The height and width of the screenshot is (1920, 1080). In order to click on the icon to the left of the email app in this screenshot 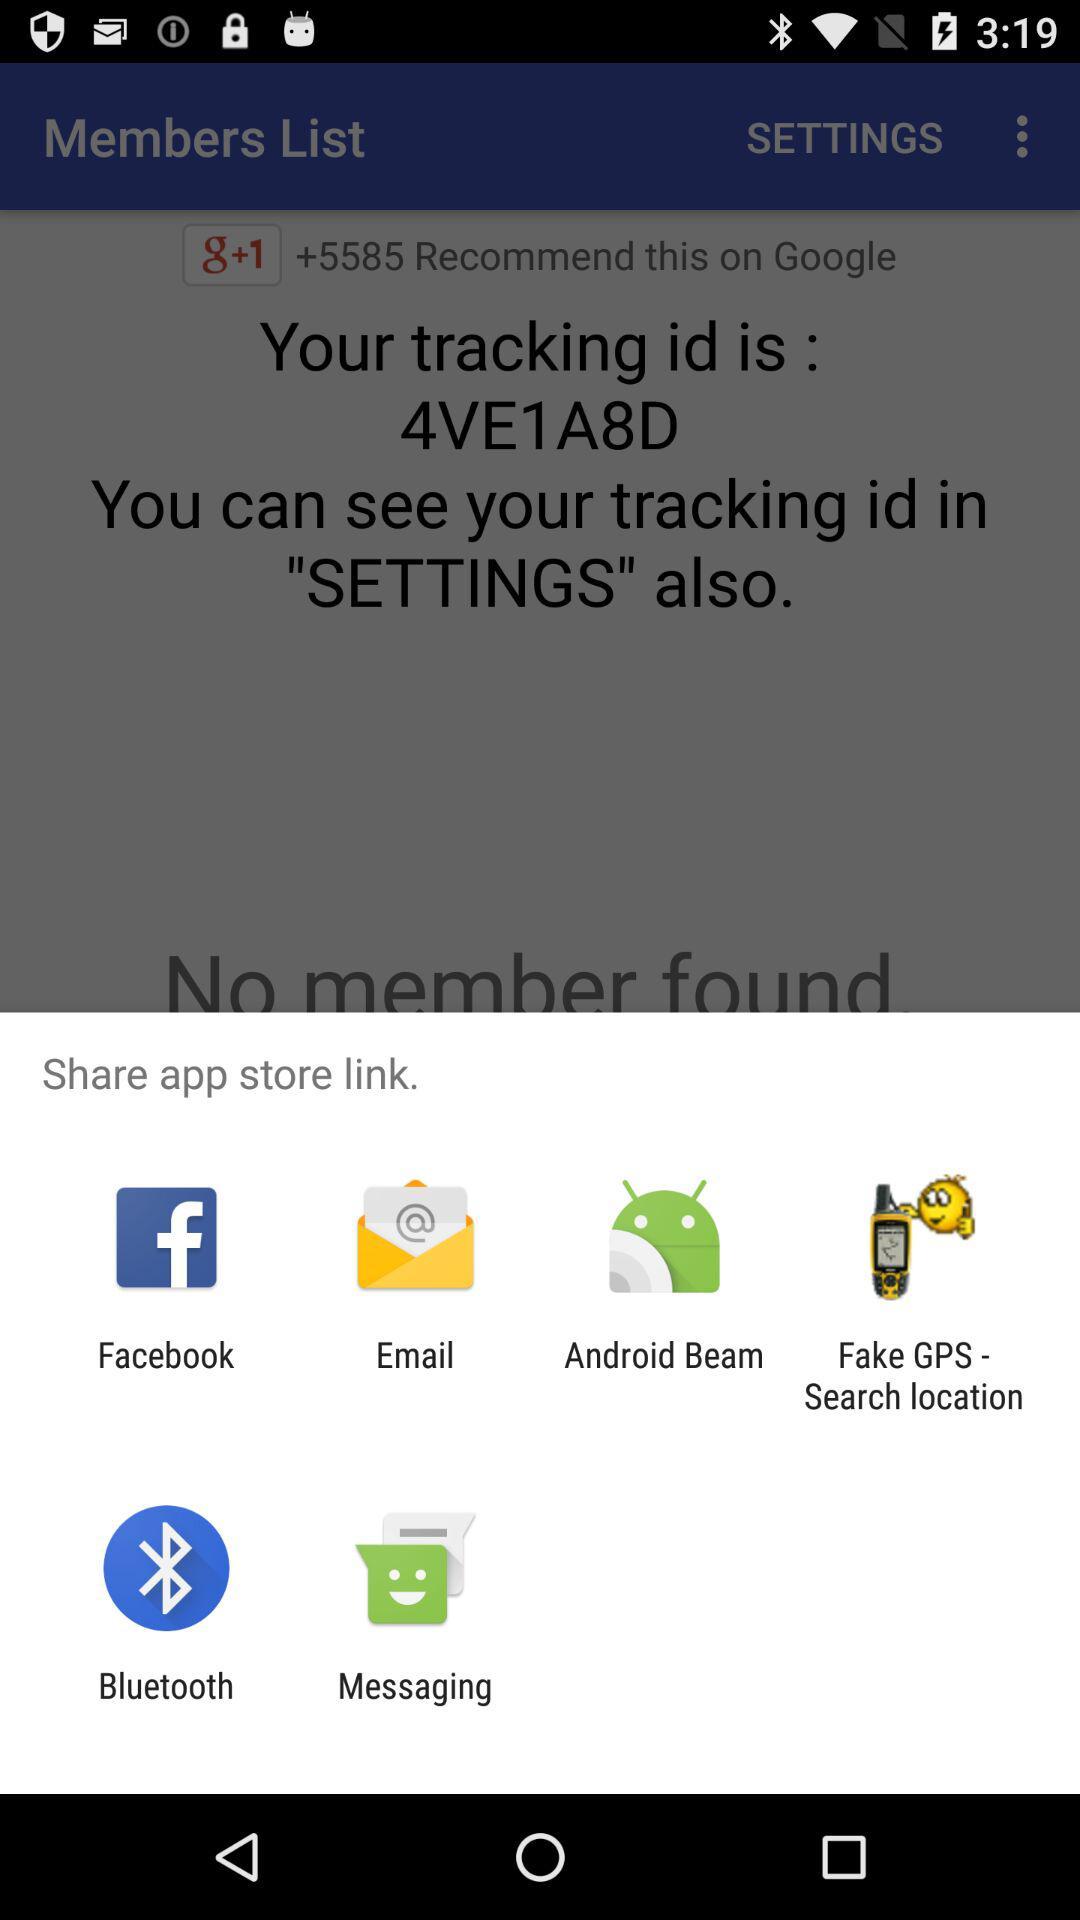, I will do `click(165, 1374)`.